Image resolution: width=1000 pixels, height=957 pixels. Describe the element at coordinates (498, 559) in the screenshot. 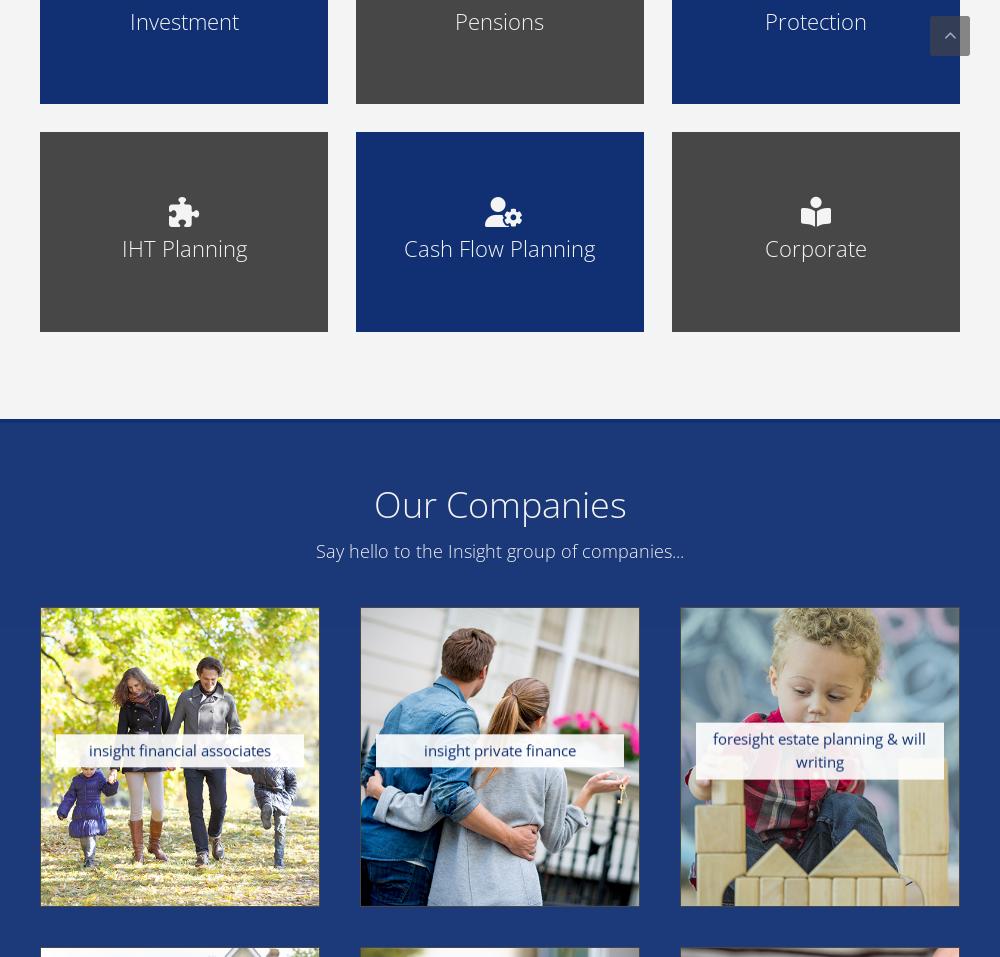

I see `'Securing your future with a pension is potentially one of the most important decisions that you will make throughout your life.'` at that location.